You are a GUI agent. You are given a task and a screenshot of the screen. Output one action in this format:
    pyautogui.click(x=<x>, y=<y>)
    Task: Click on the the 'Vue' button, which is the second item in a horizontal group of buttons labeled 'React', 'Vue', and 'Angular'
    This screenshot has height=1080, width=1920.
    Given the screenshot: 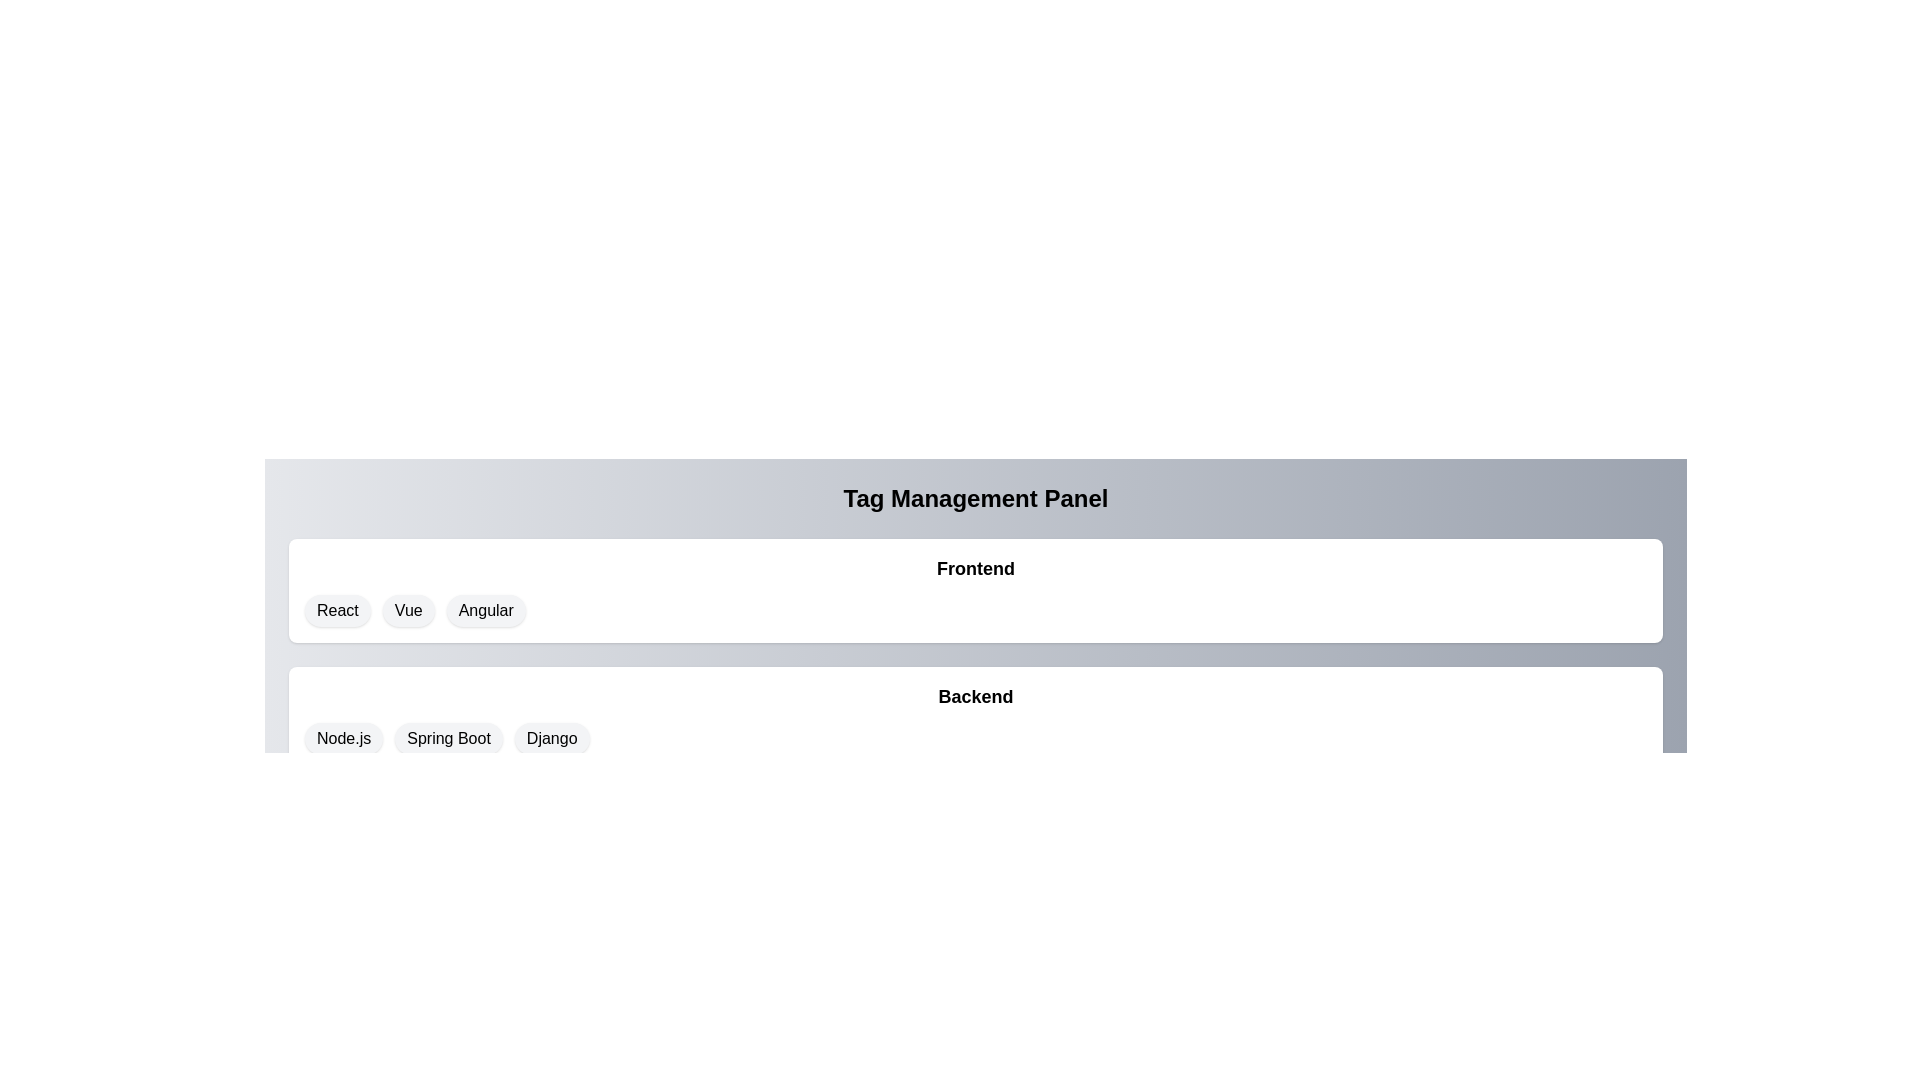 What is the action you would take?
    pyautogui.click(x=407, y=609)
    